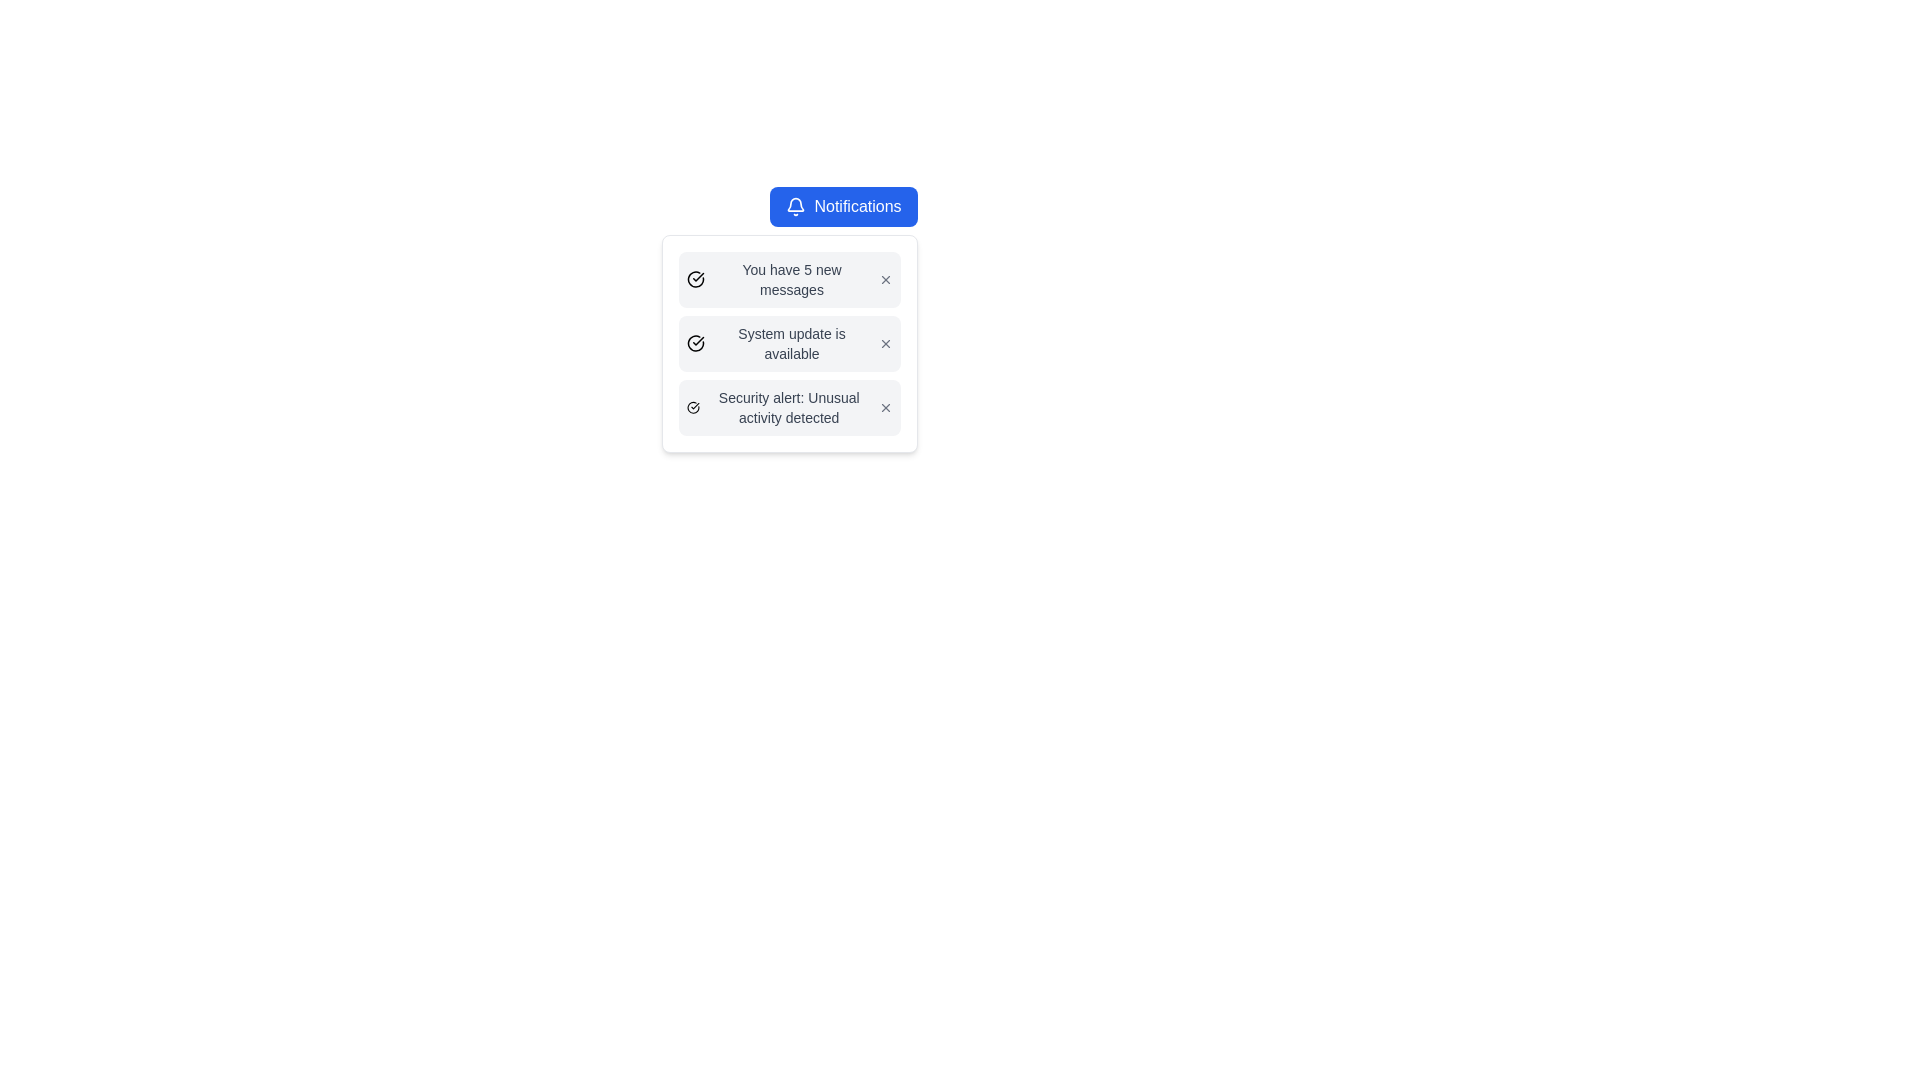  I want to click on the second notification item for system update, which includes a dismiss option, so click(788, 342).